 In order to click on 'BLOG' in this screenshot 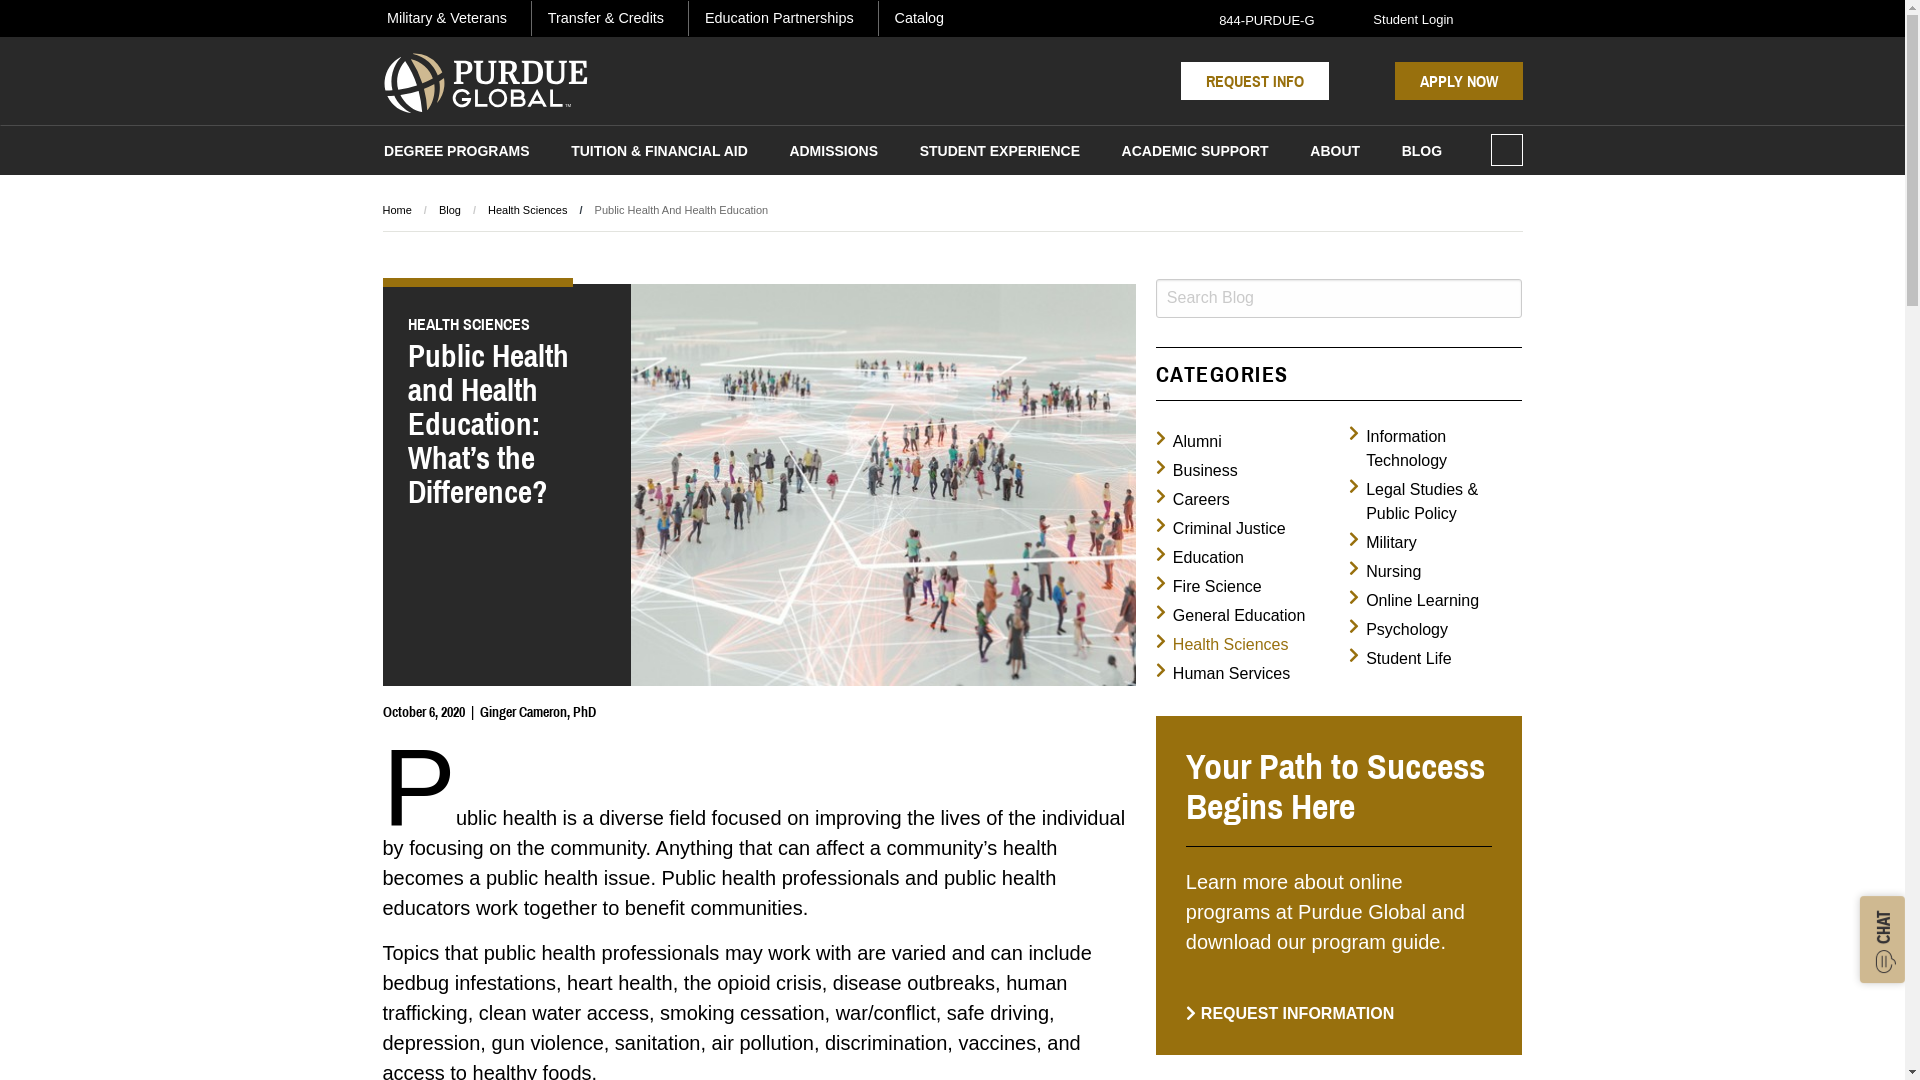, I will do `click(1420, 153)`.